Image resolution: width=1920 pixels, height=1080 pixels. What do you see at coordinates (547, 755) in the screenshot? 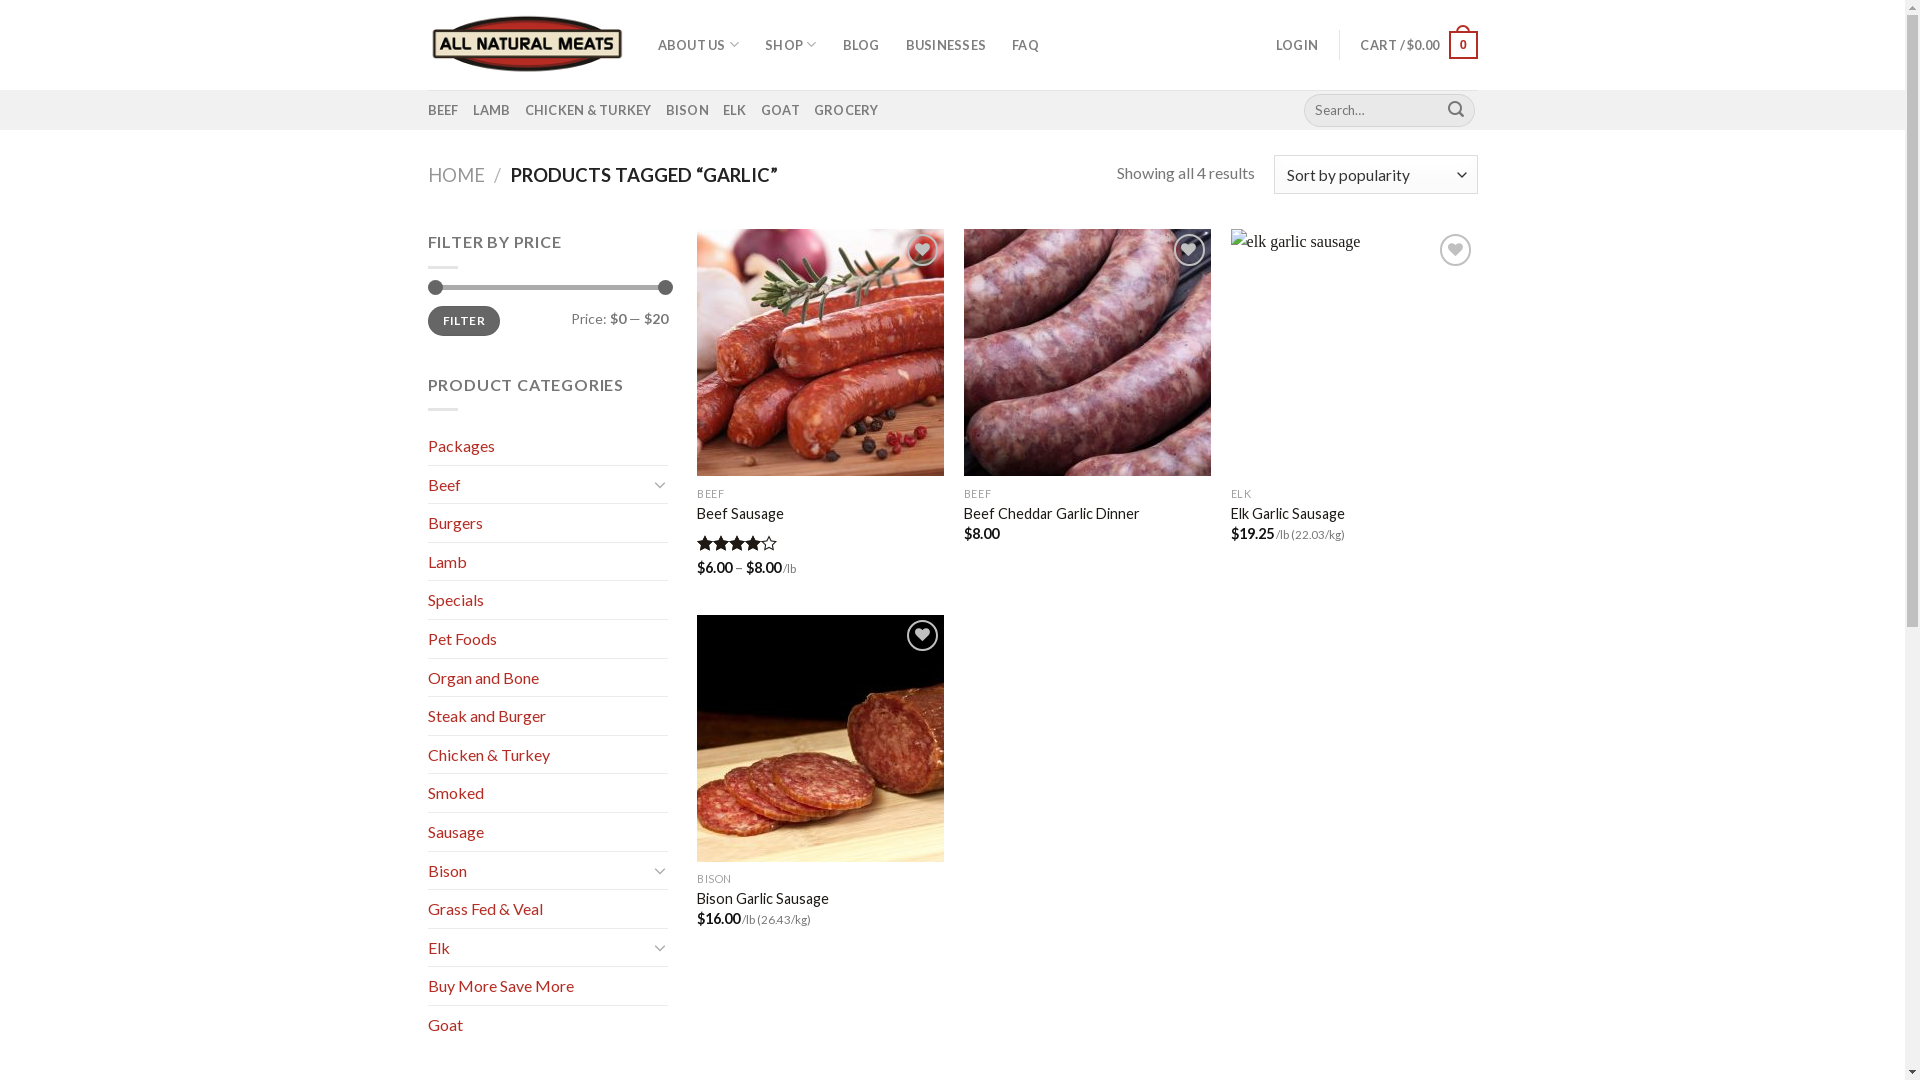
I see `'Chicken & Turkey'` at bounding box center [547, 755].